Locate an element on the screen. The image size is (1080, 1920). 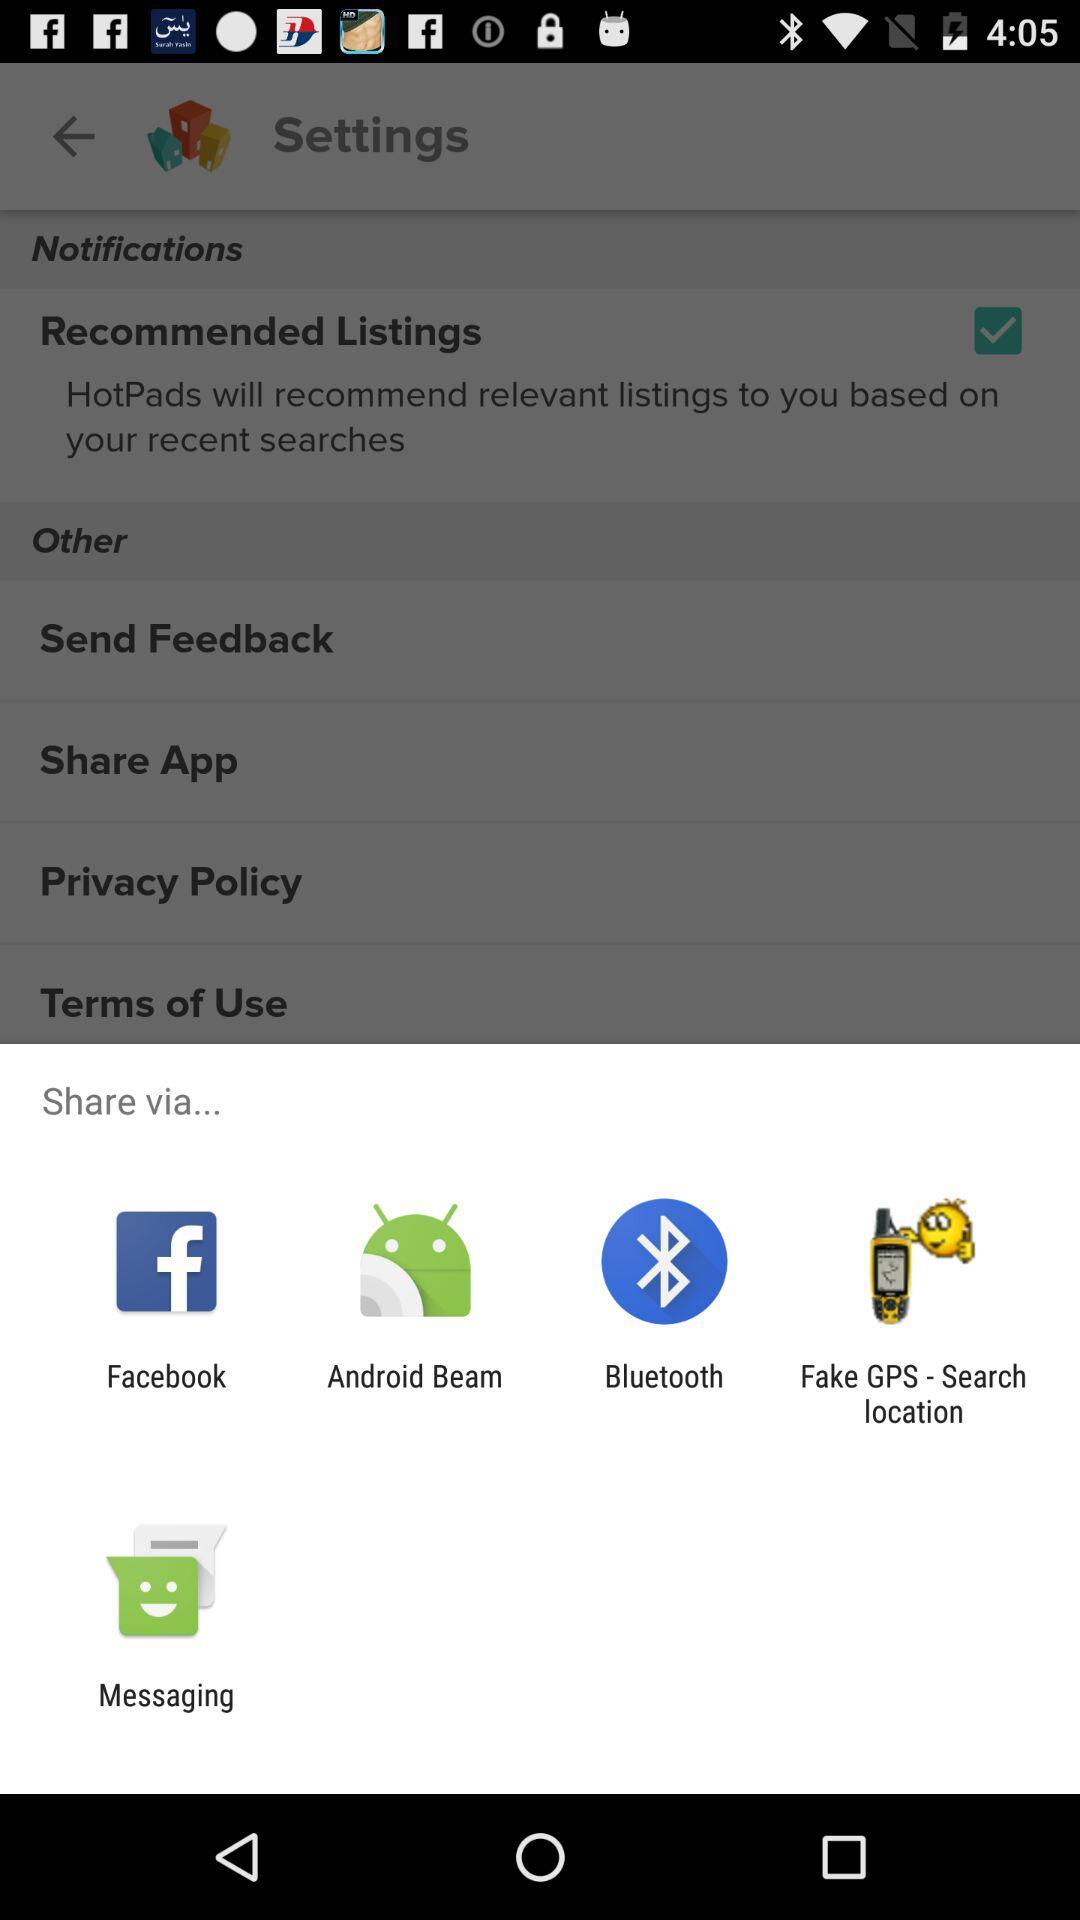
android beam icon is located at coordinates (414, 1392).